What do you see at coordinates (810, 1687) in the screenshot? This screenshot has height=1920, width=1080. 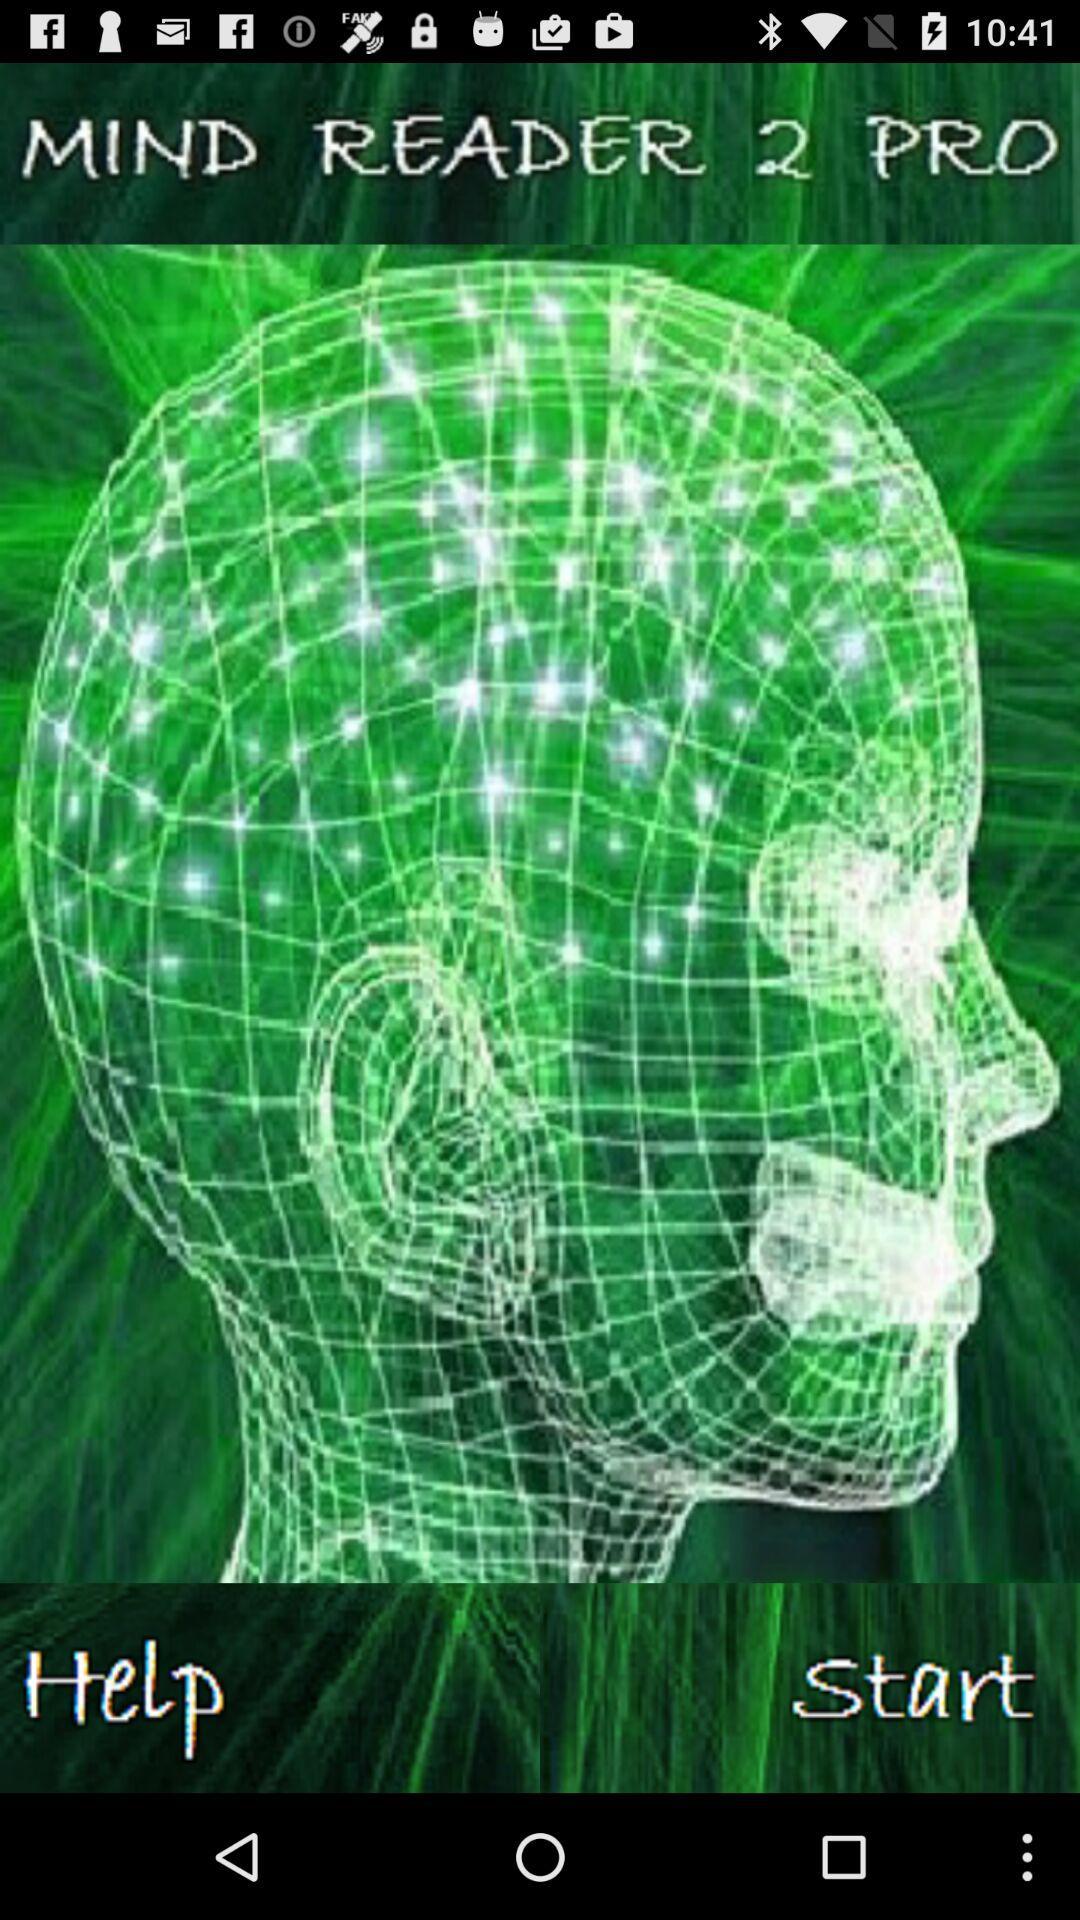 I see `switch on the article option` at bounding box center [810, 1687].